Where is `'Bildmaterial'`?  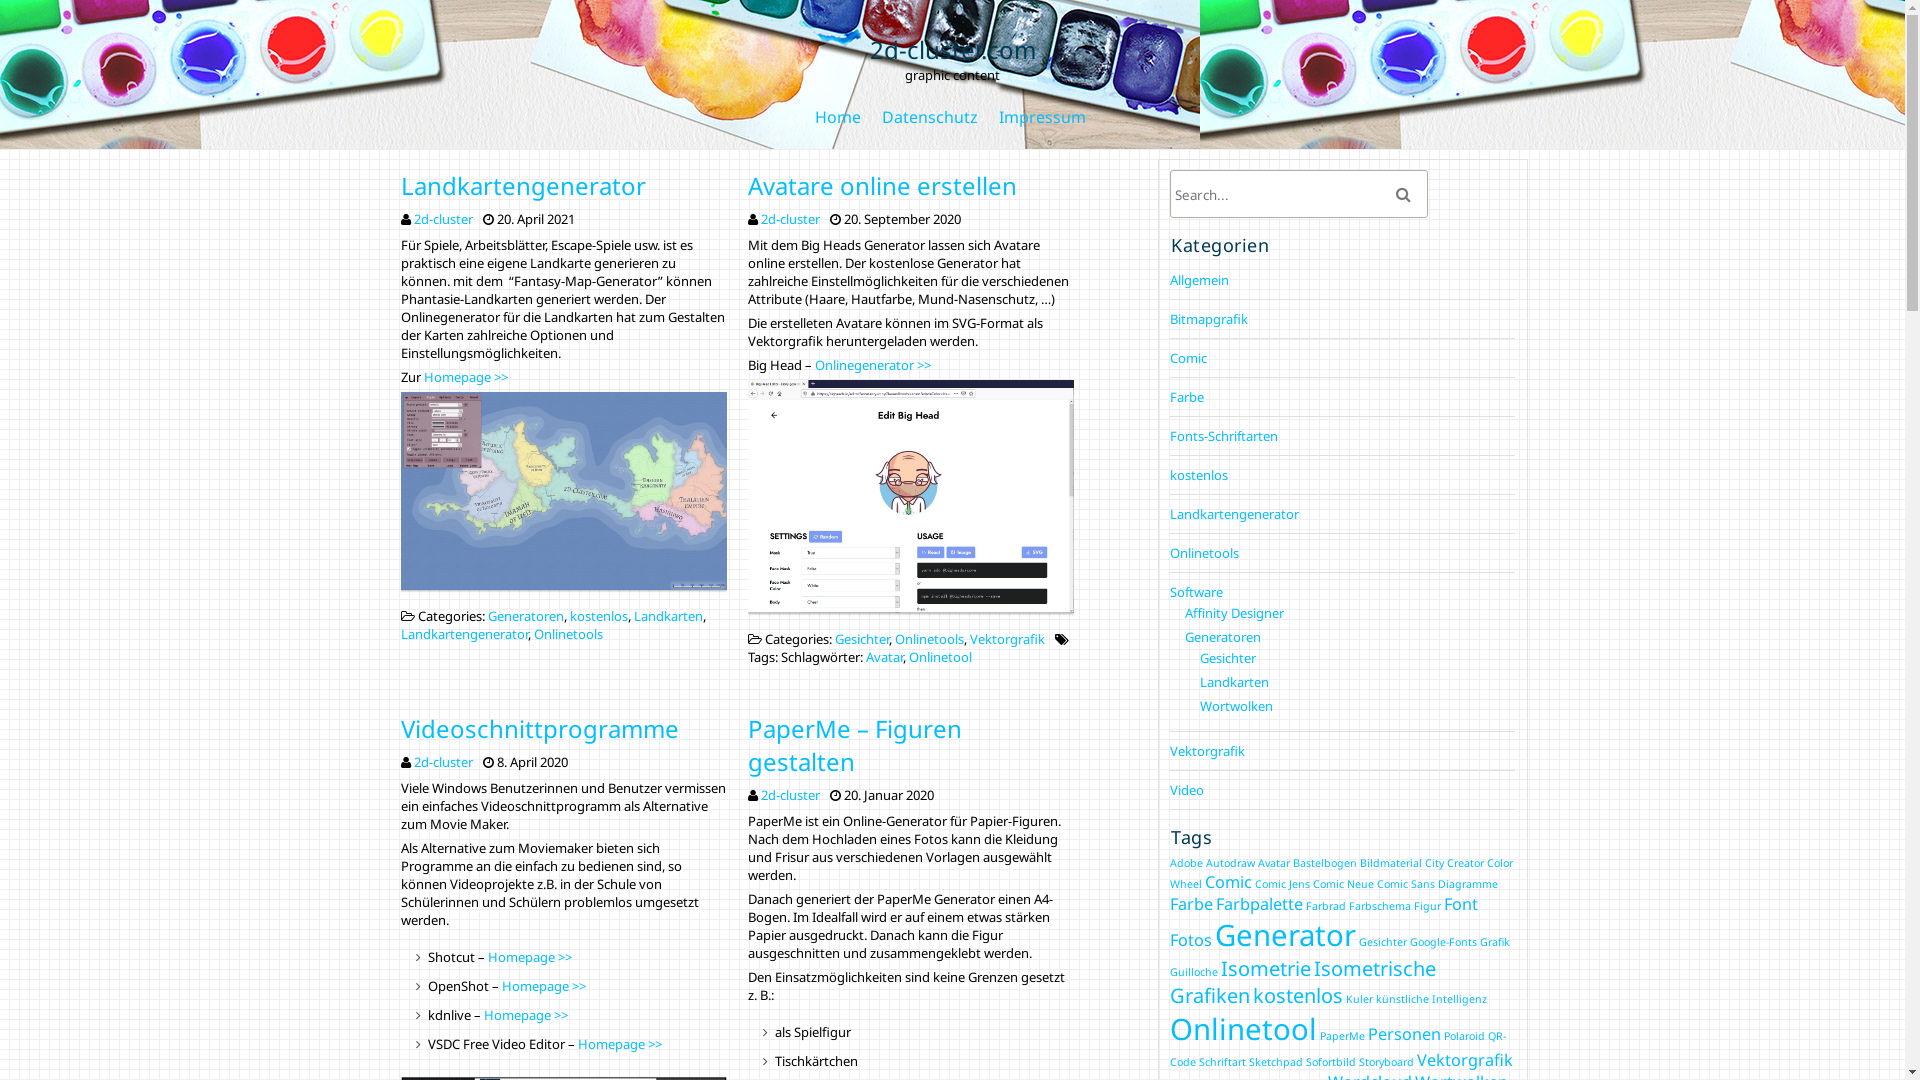
'Bildmaterial' is located at coordinates (1390, 862).